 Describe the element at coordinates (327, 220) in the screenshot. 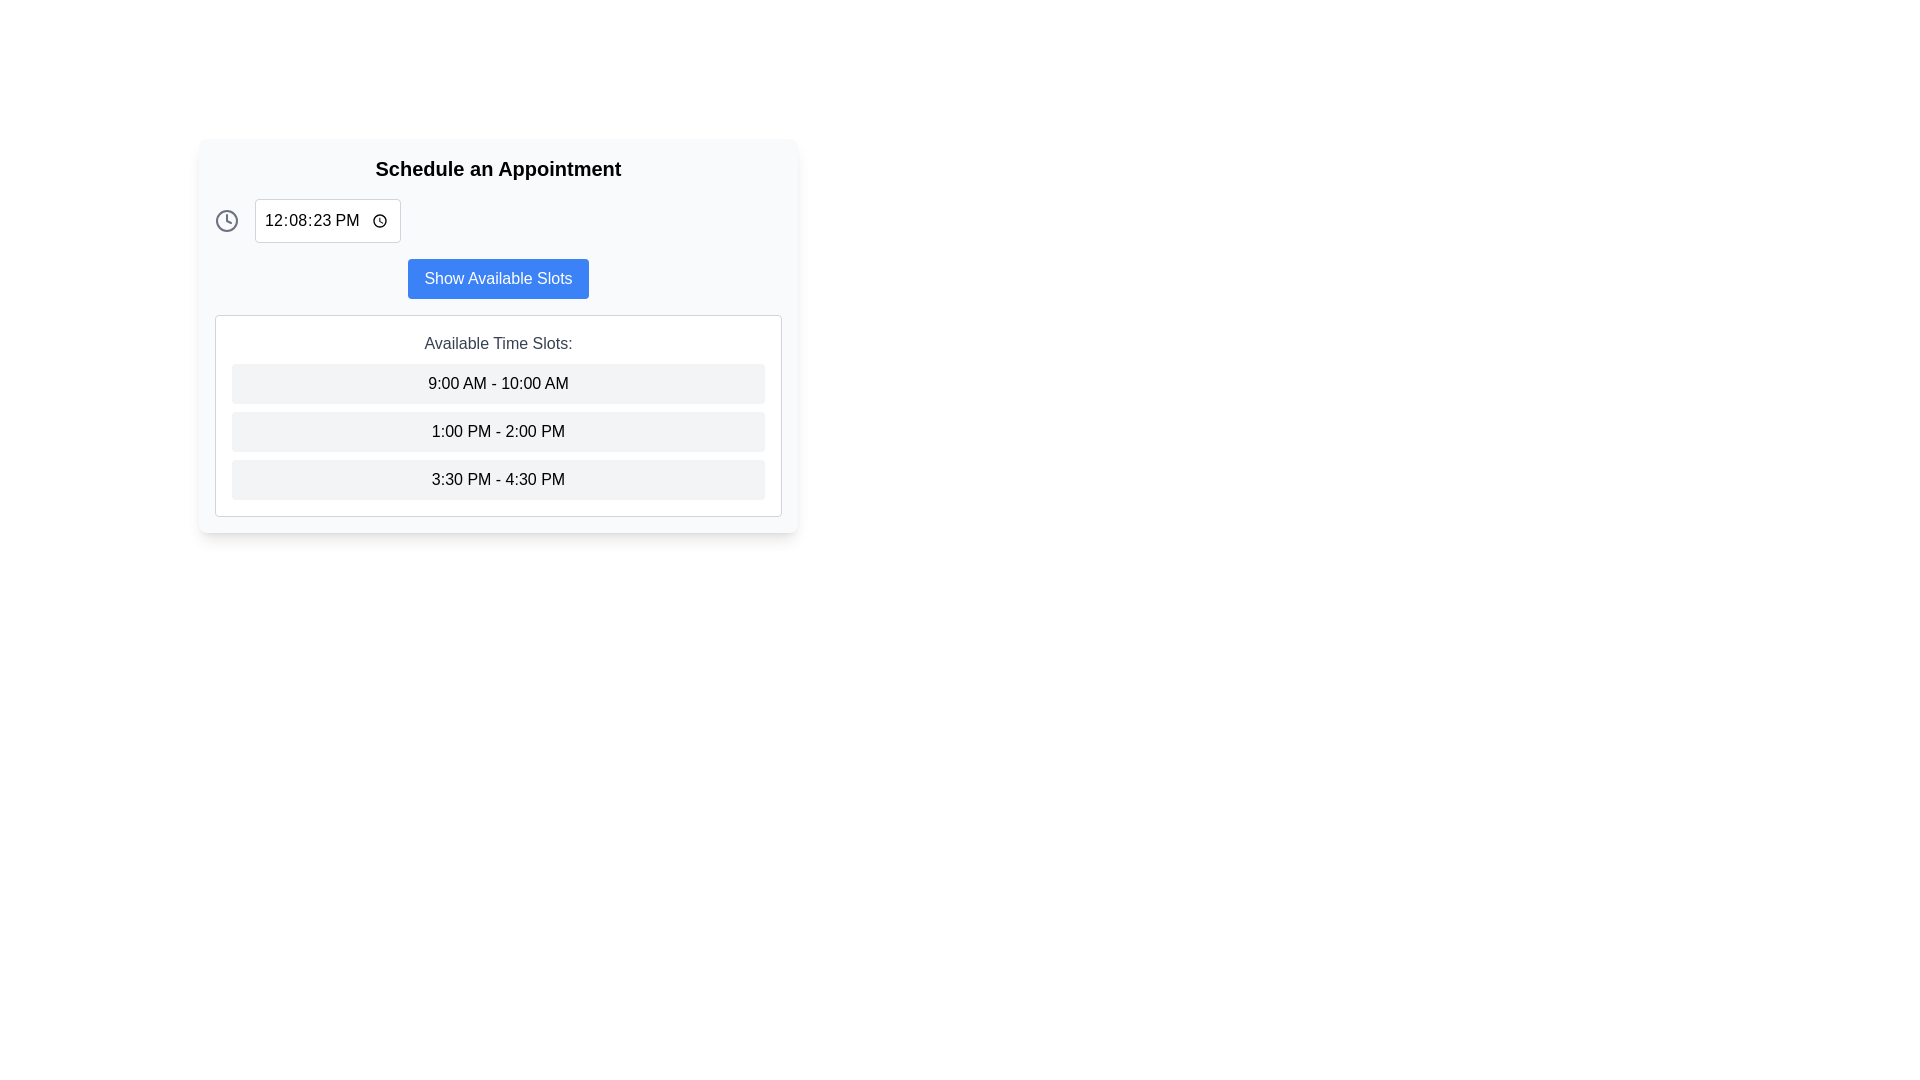

I see `the time input field located under the heading 'Schedule an Appointment'` at that location.